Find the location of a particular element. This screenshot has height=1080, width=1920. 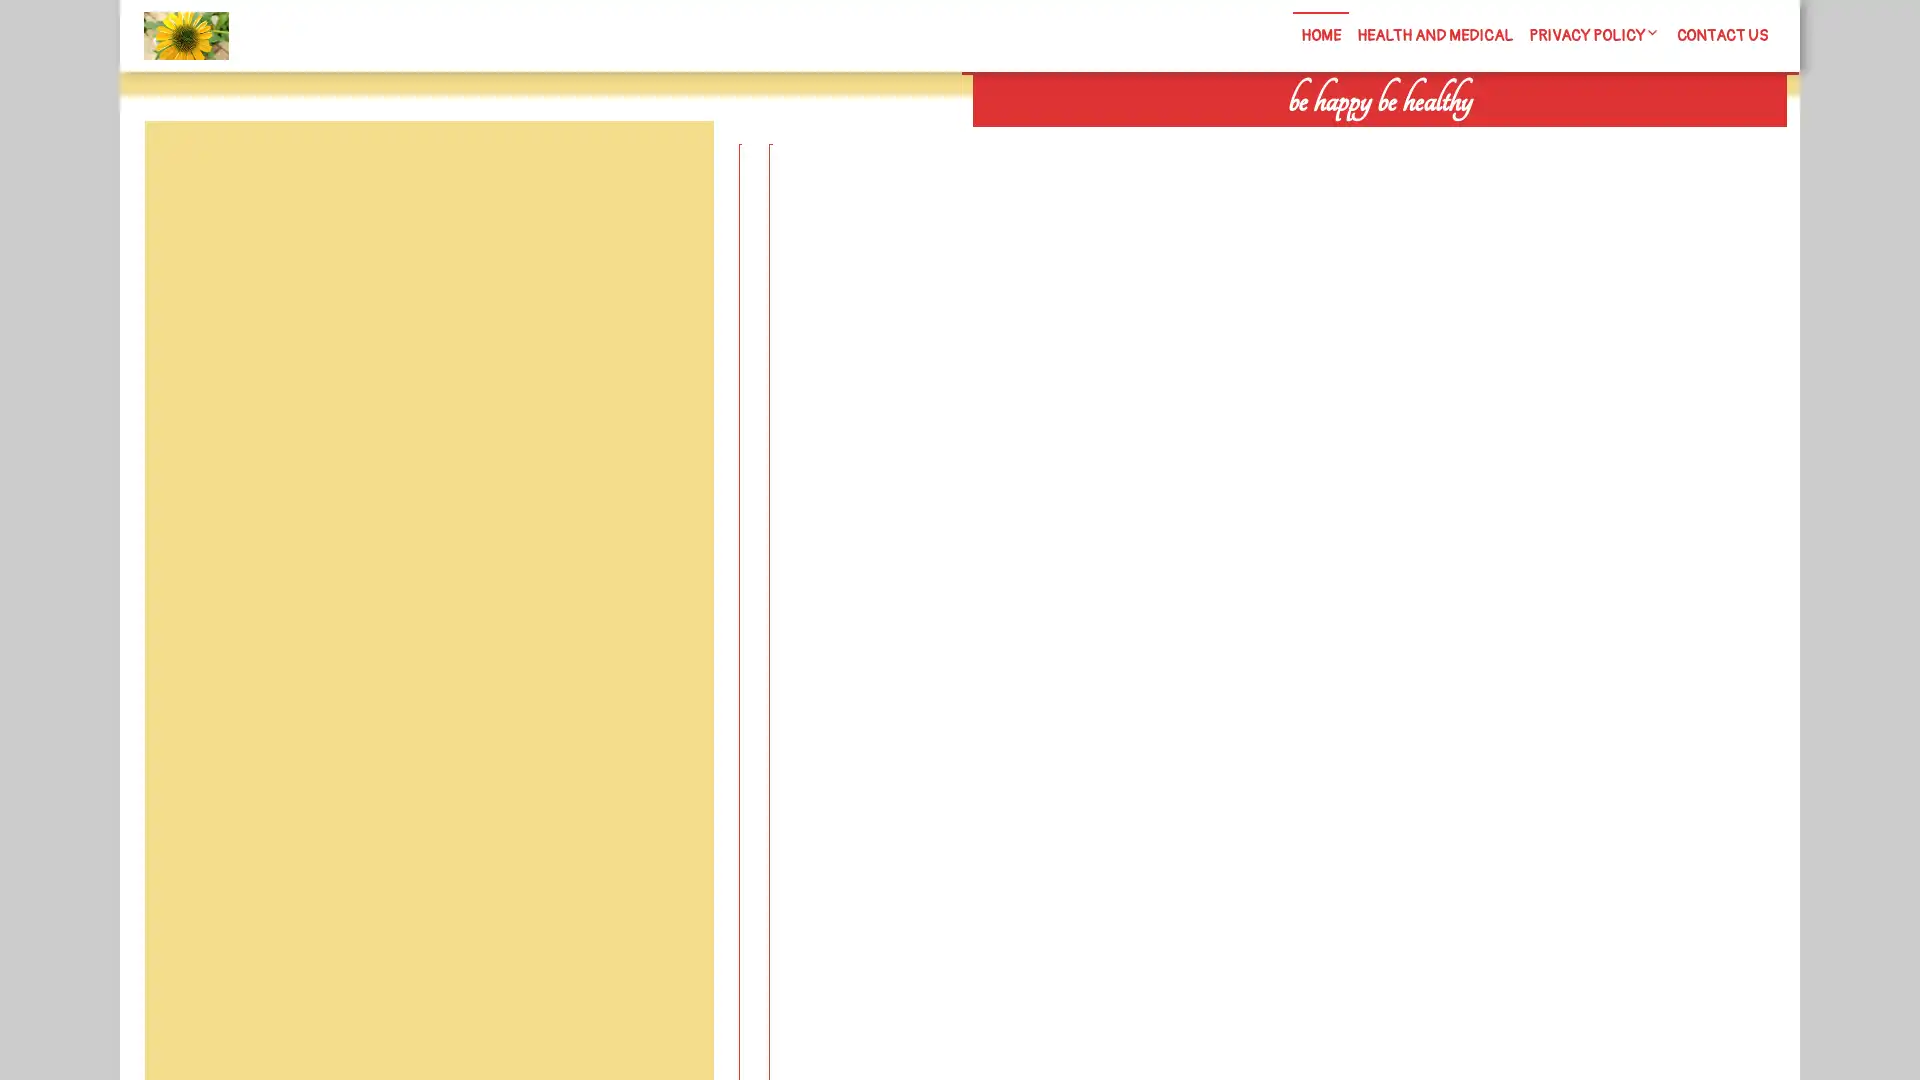

Search is located at coordinates (667, 168).